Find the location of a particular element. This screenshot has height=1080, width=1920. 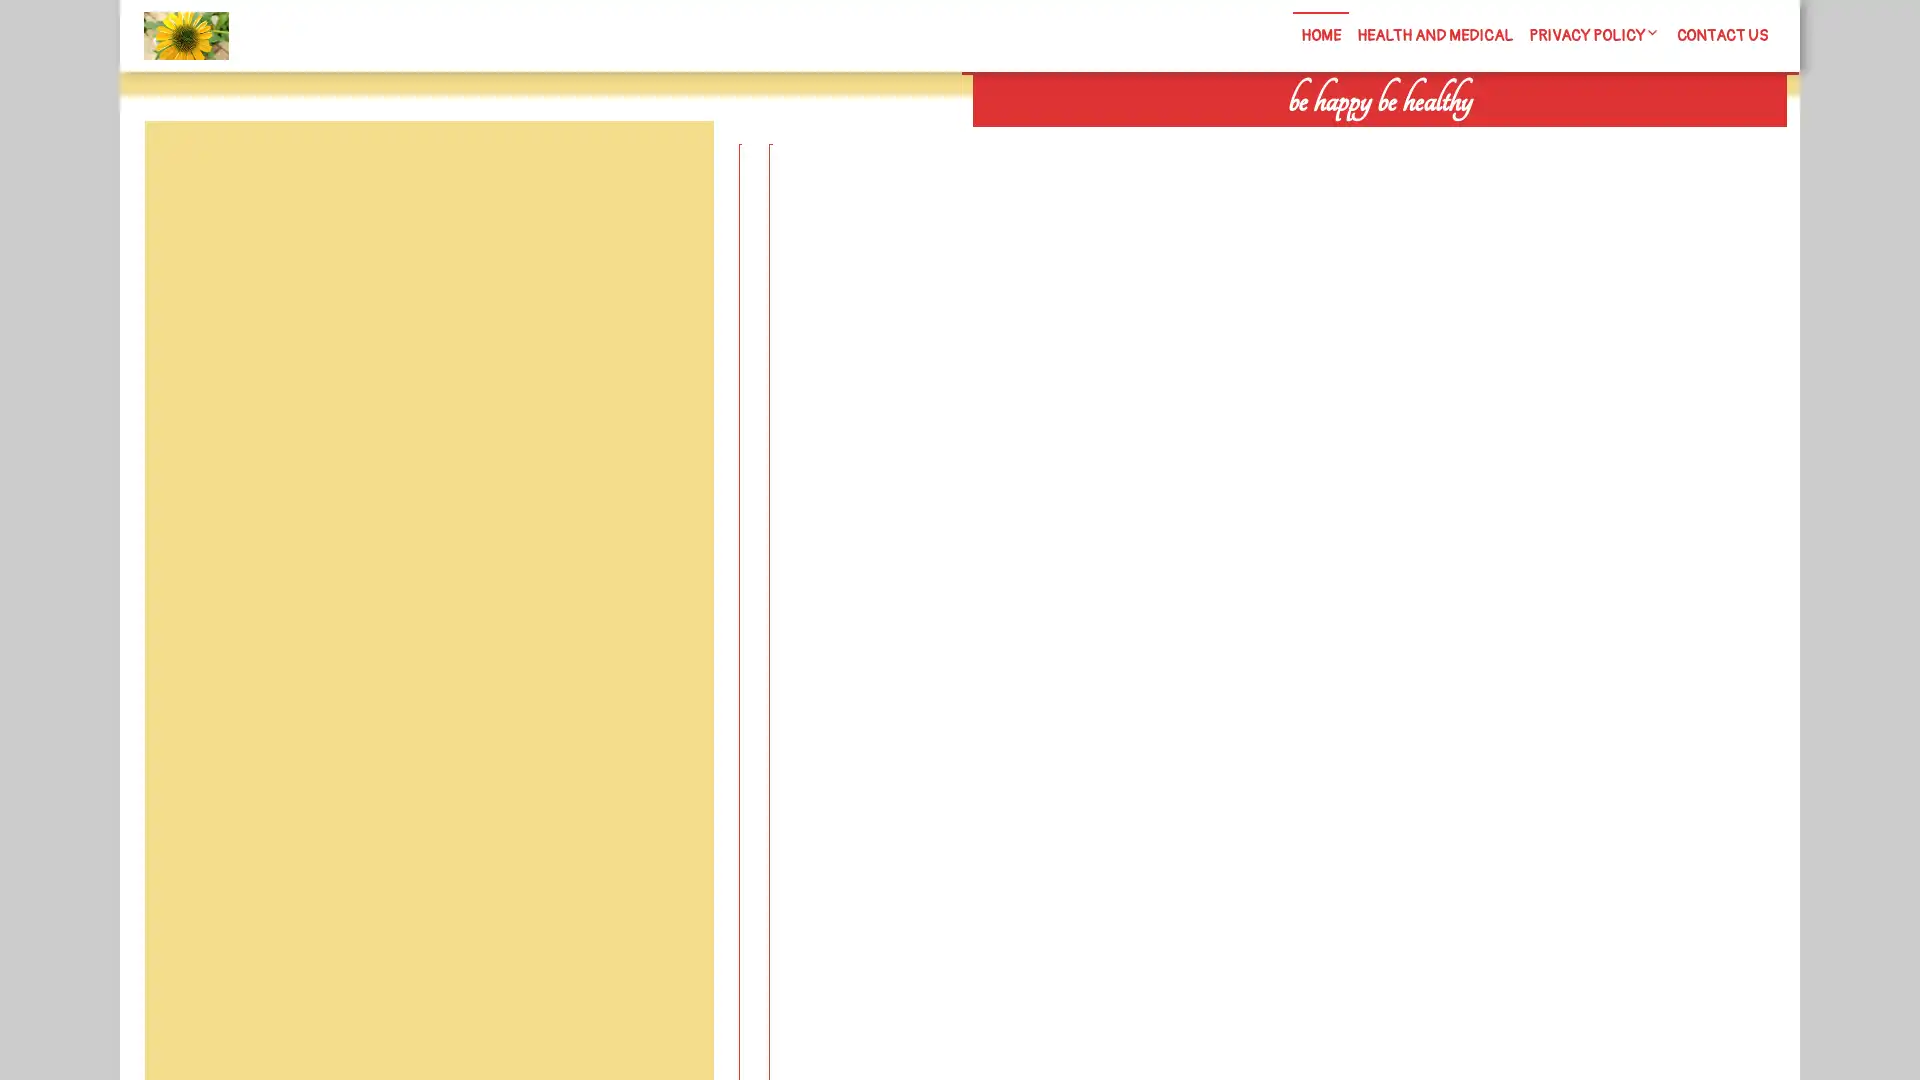

Search is located at coordinates (667, 168).